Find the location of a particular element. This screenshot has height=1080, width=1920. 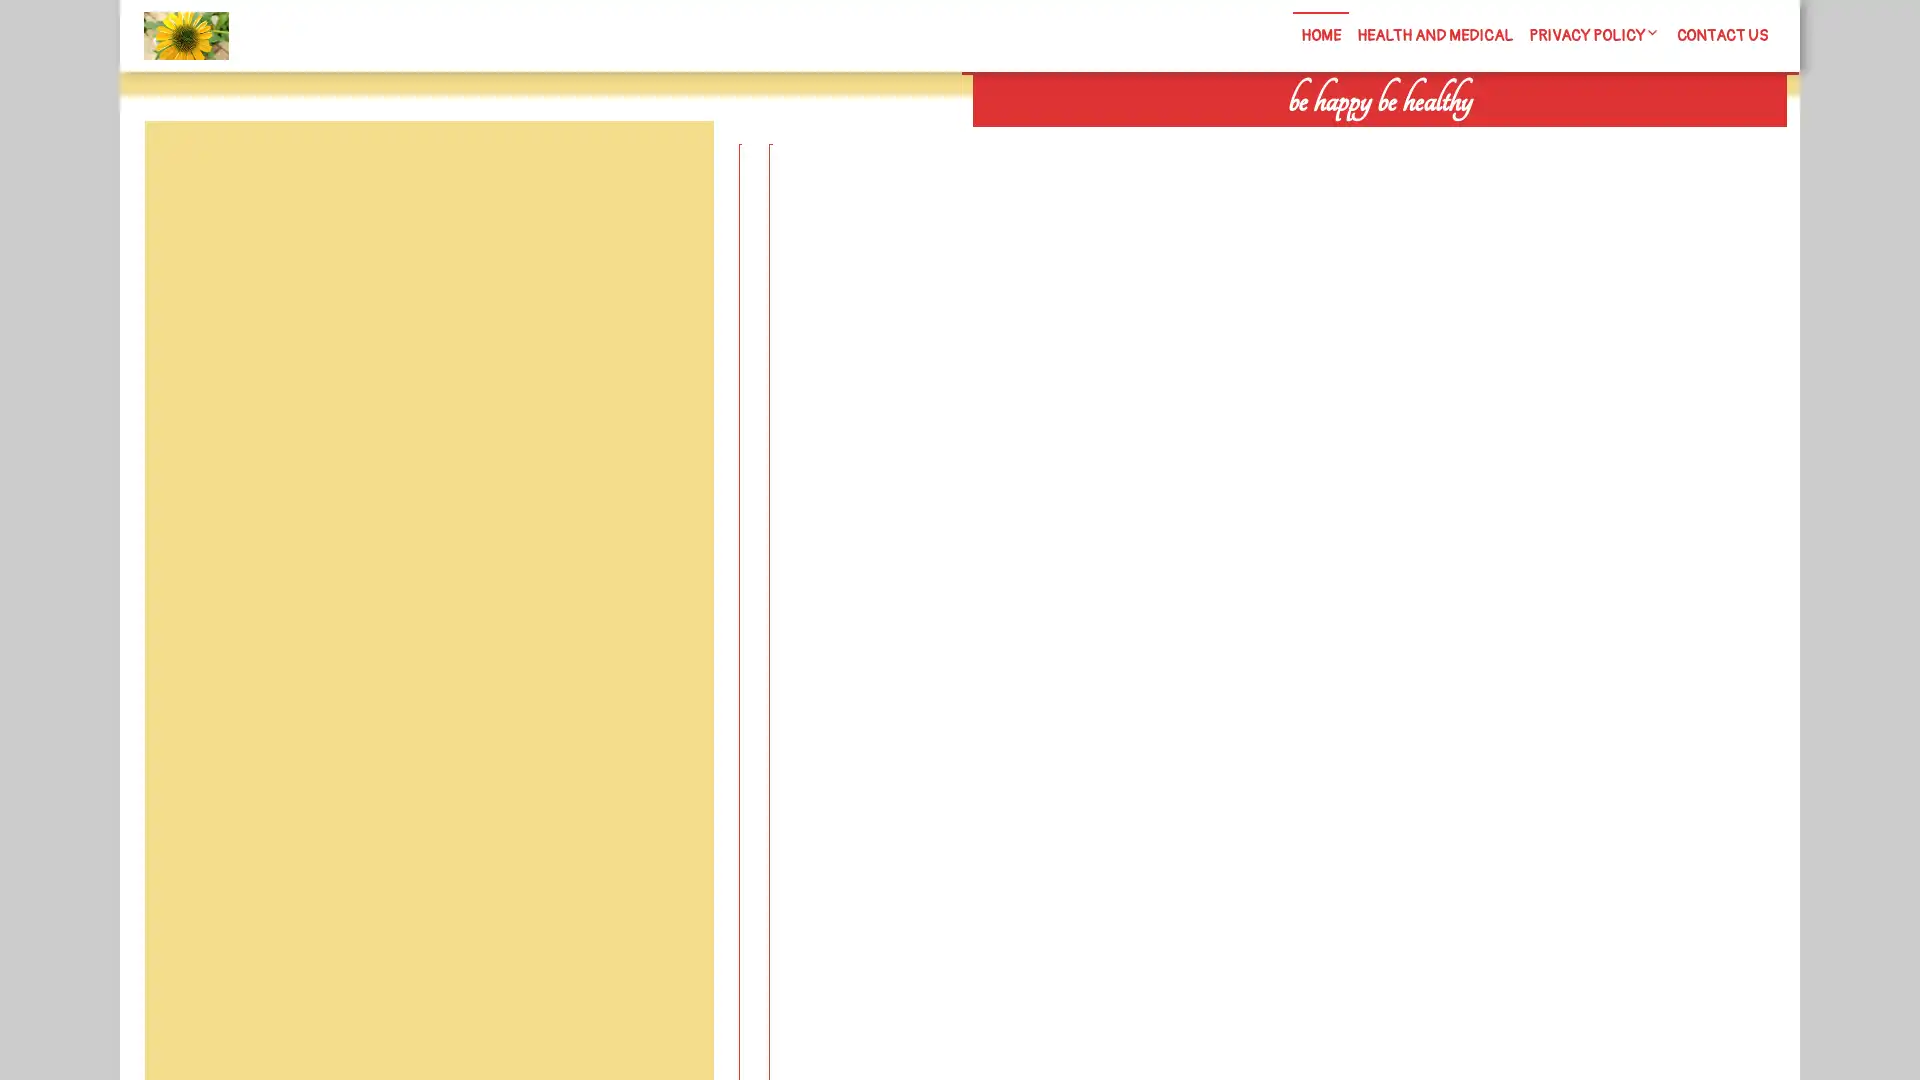

Search is located at coordinates (667, 168).